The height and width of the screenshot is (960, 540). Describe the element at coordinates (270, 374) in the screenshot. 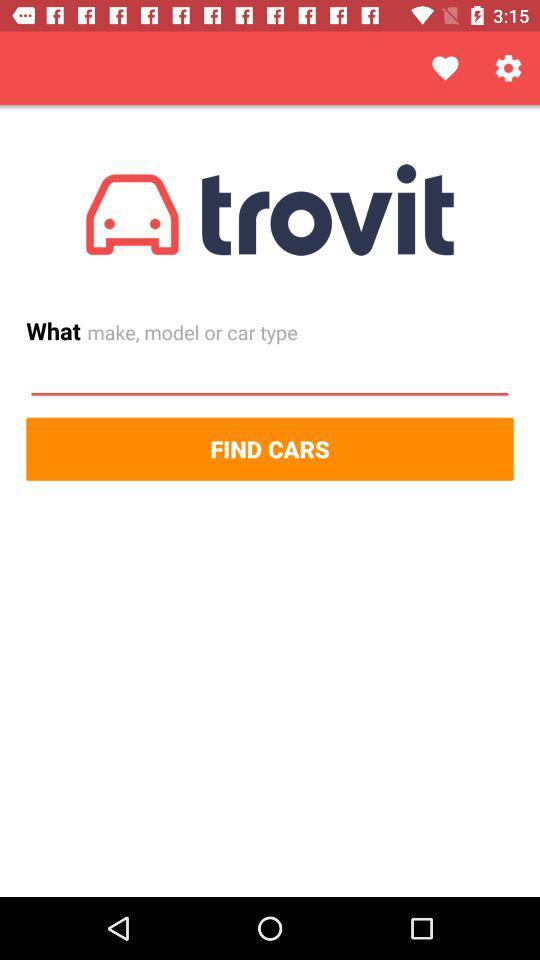

I see `the car brand you wish to search` at that location.